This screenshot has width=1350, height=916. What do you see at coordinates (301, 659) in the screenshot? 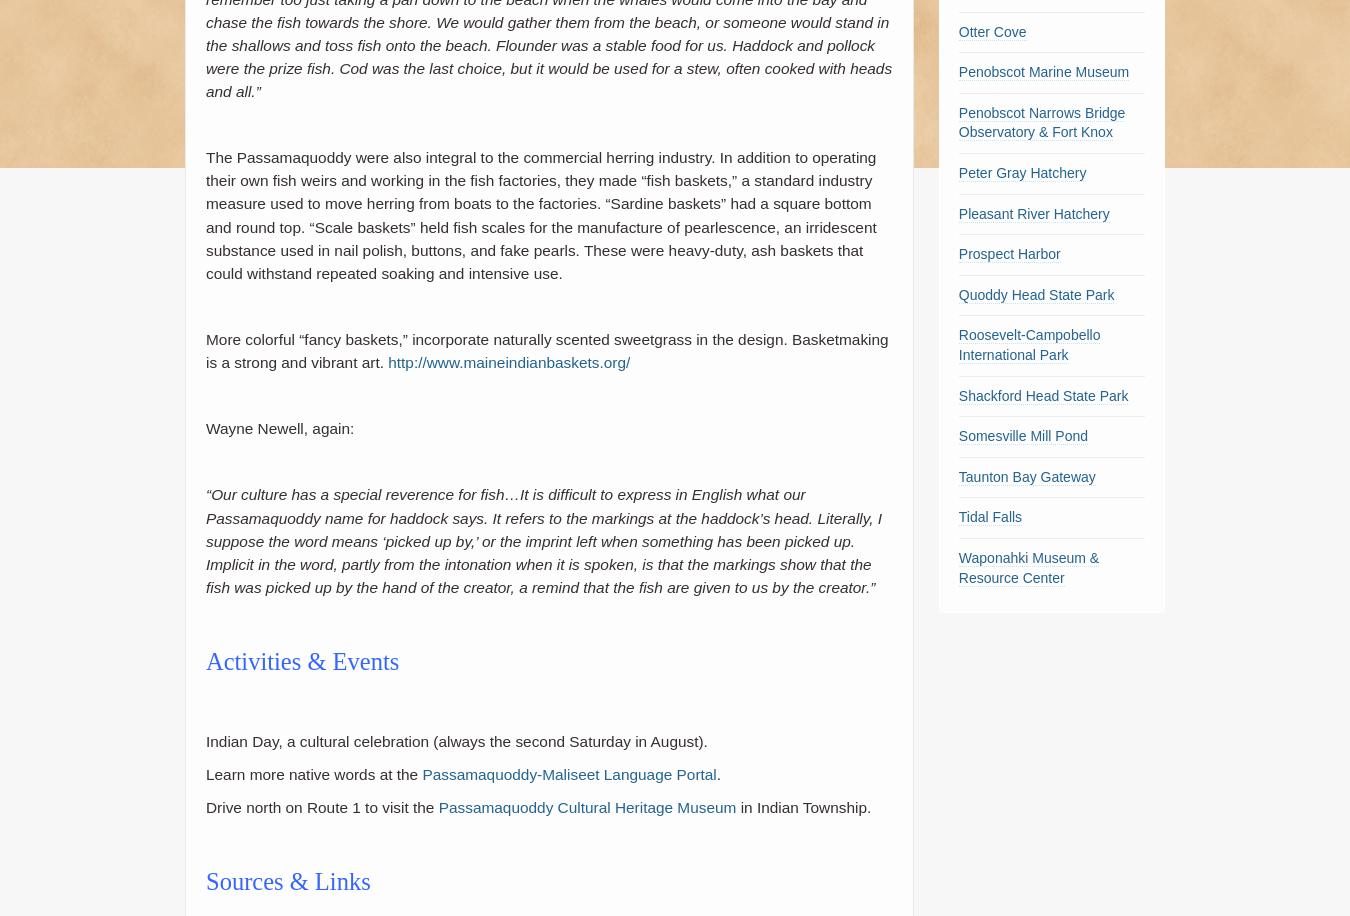
I see `'Activities & Events'` at bounding box center [301, 659].